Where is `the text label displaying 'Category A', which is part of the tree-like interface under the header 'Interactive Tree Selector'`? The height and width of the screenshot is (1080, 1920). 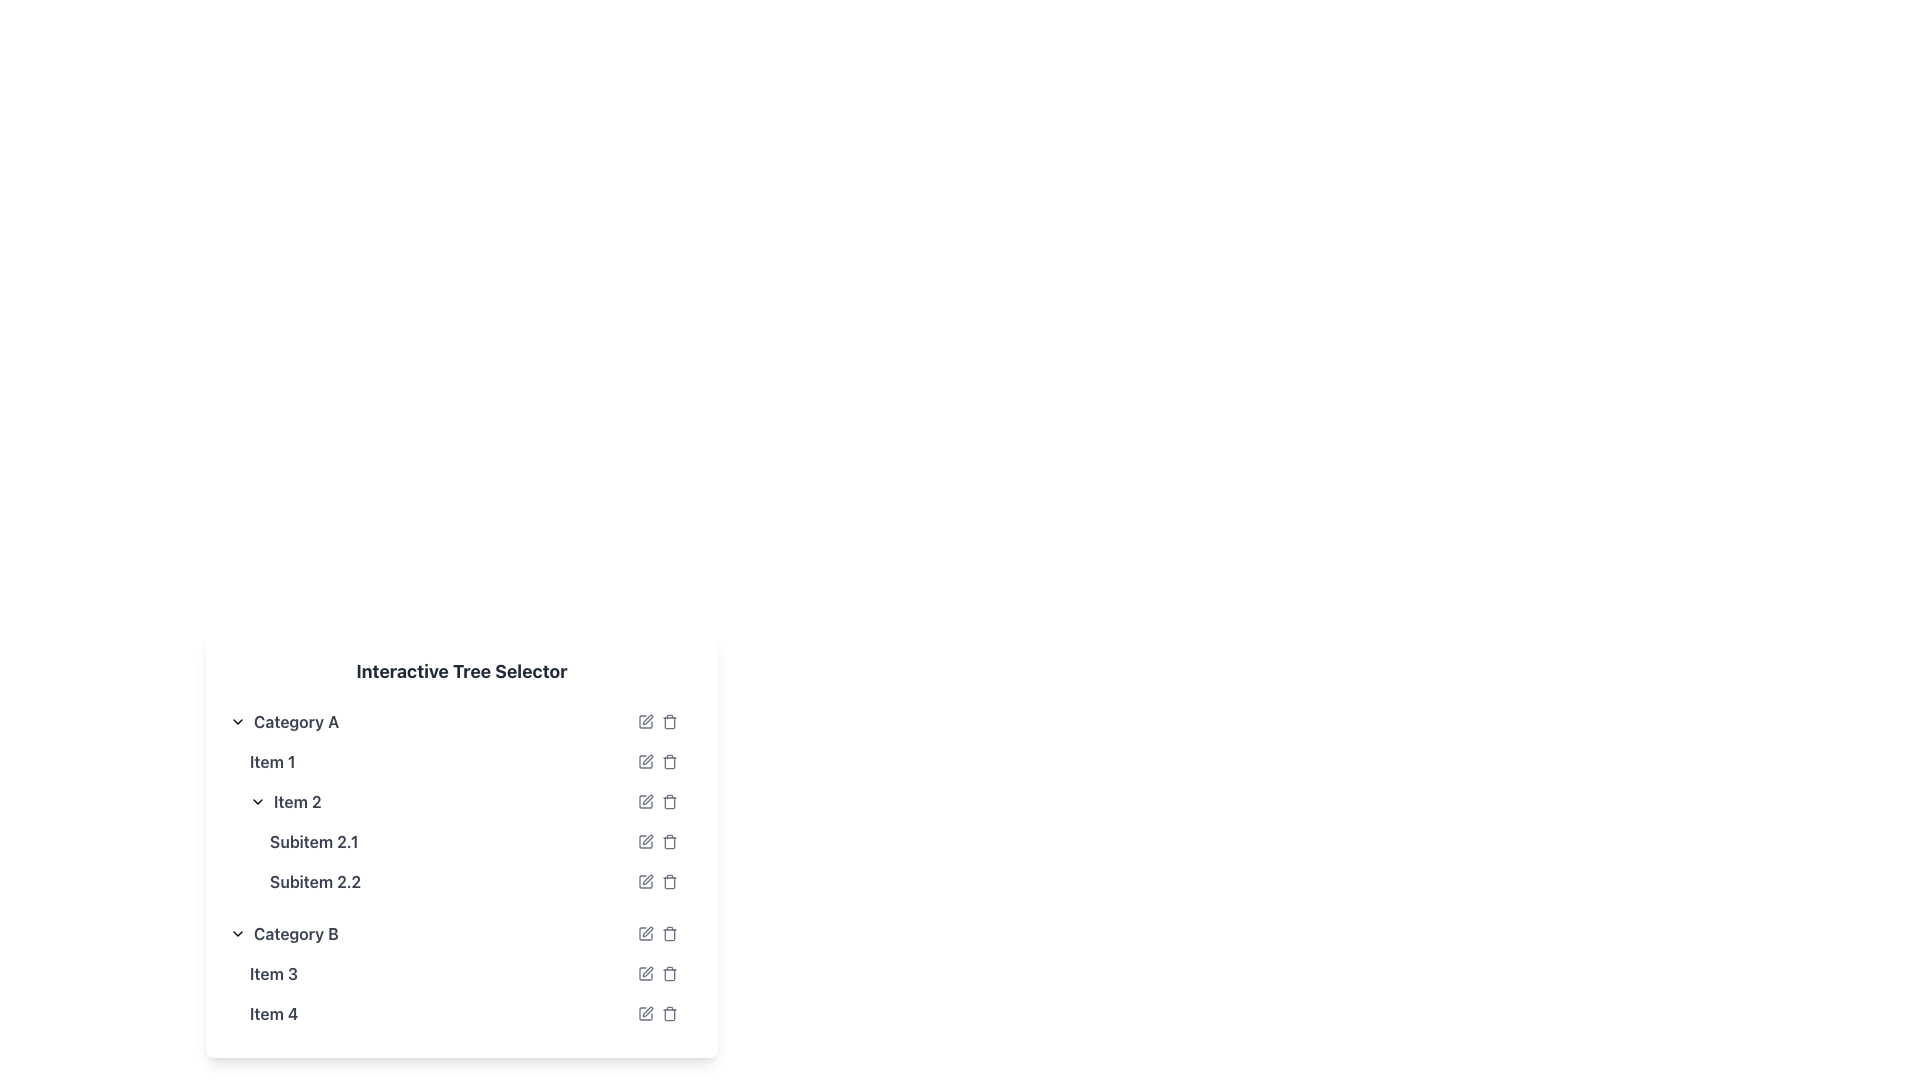 the text label displaying 'Category A', which is part of the tree-like interface under the header 'Interactive Tree Selector' is located at coordinates (295, 721).